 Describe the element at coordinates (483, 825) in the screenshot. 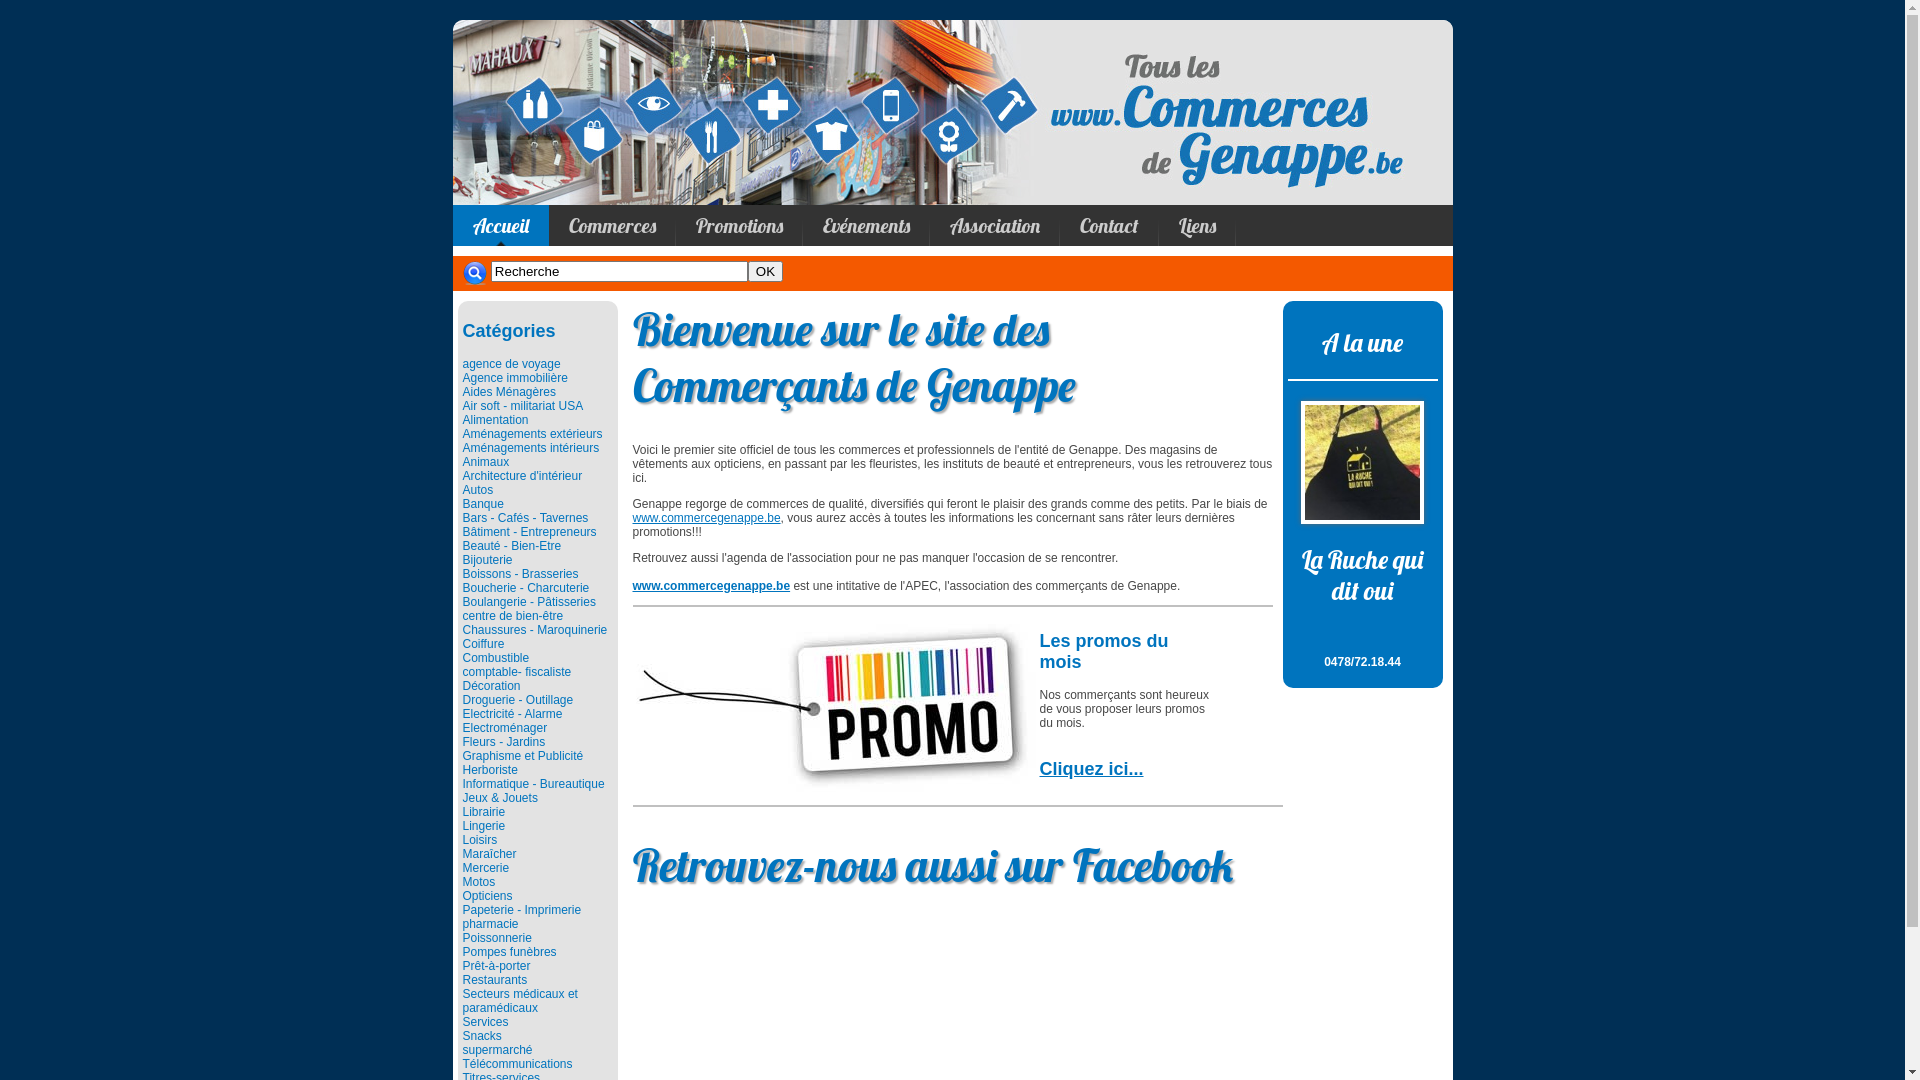

I see `'Lingerie'` at that location.